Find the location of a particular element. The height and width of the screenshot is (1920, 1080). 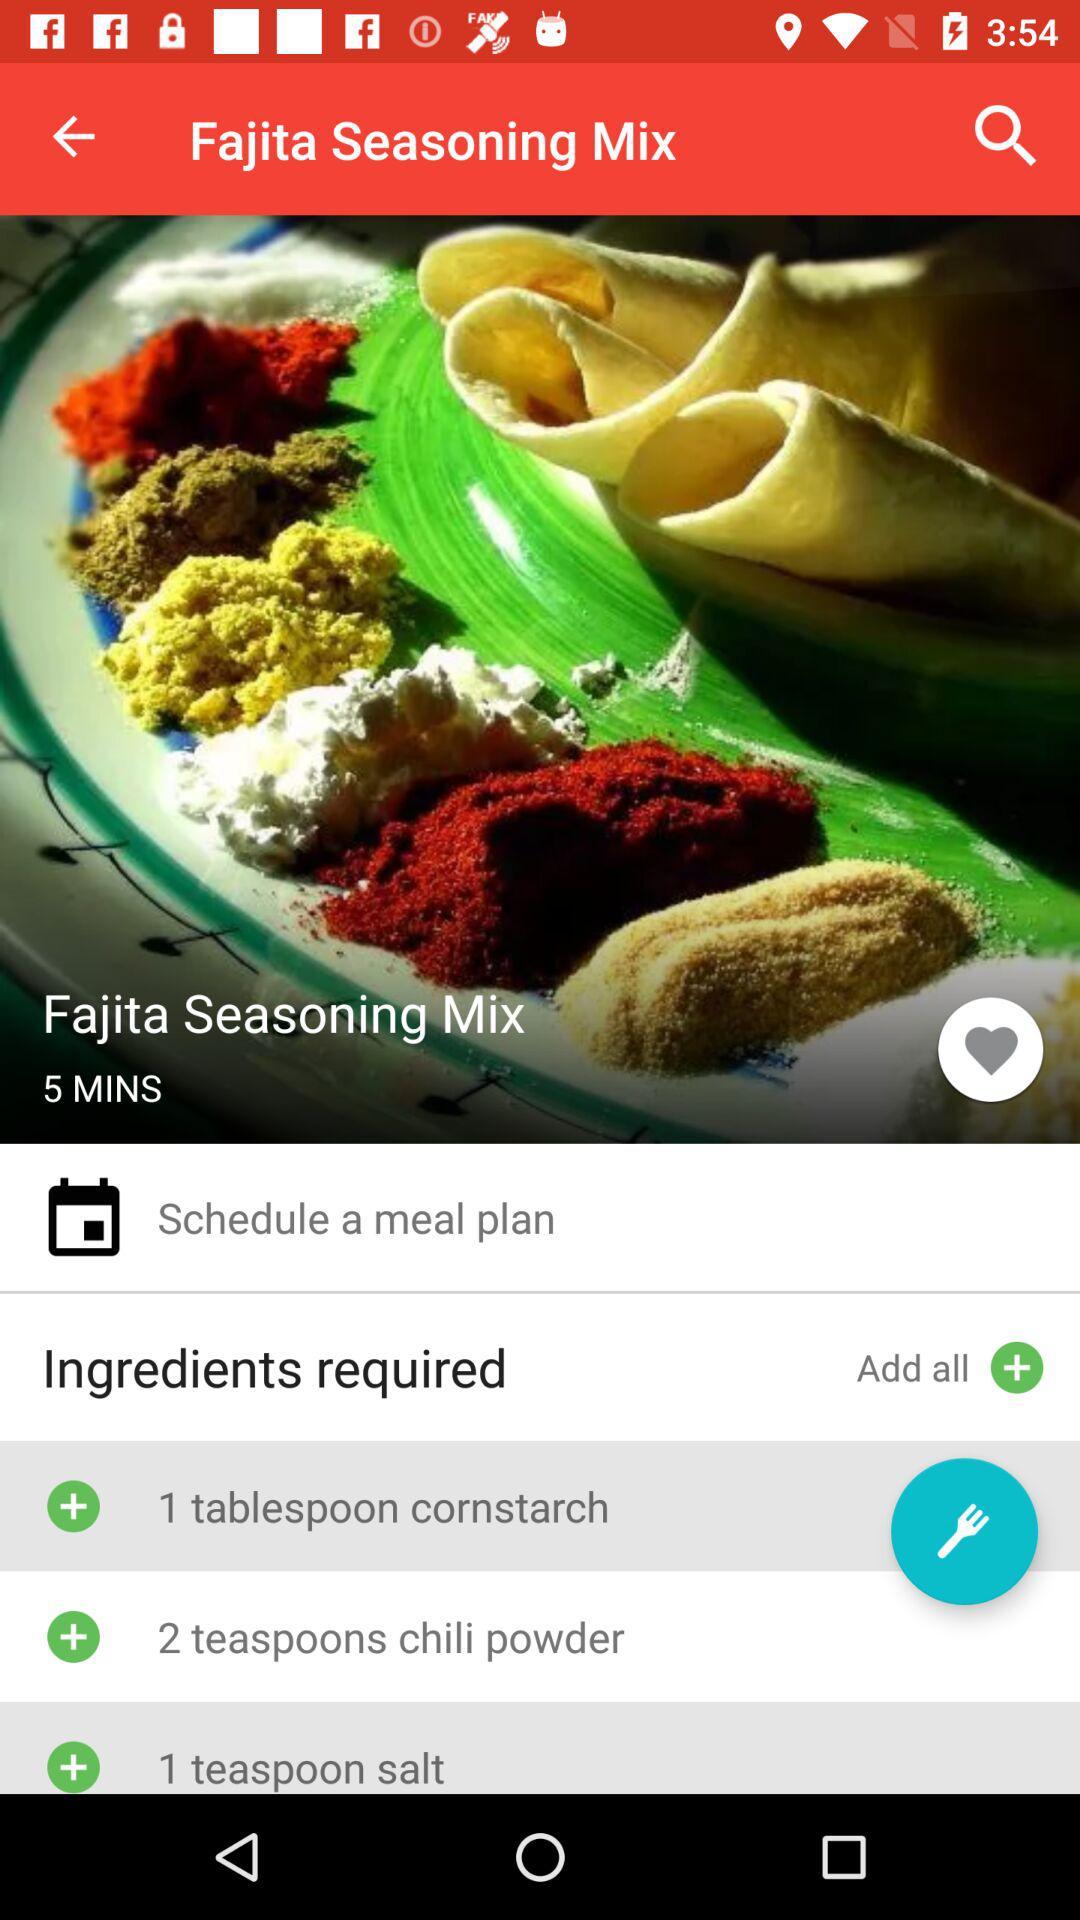

the edit icon is located at coordinates (963, 1530).